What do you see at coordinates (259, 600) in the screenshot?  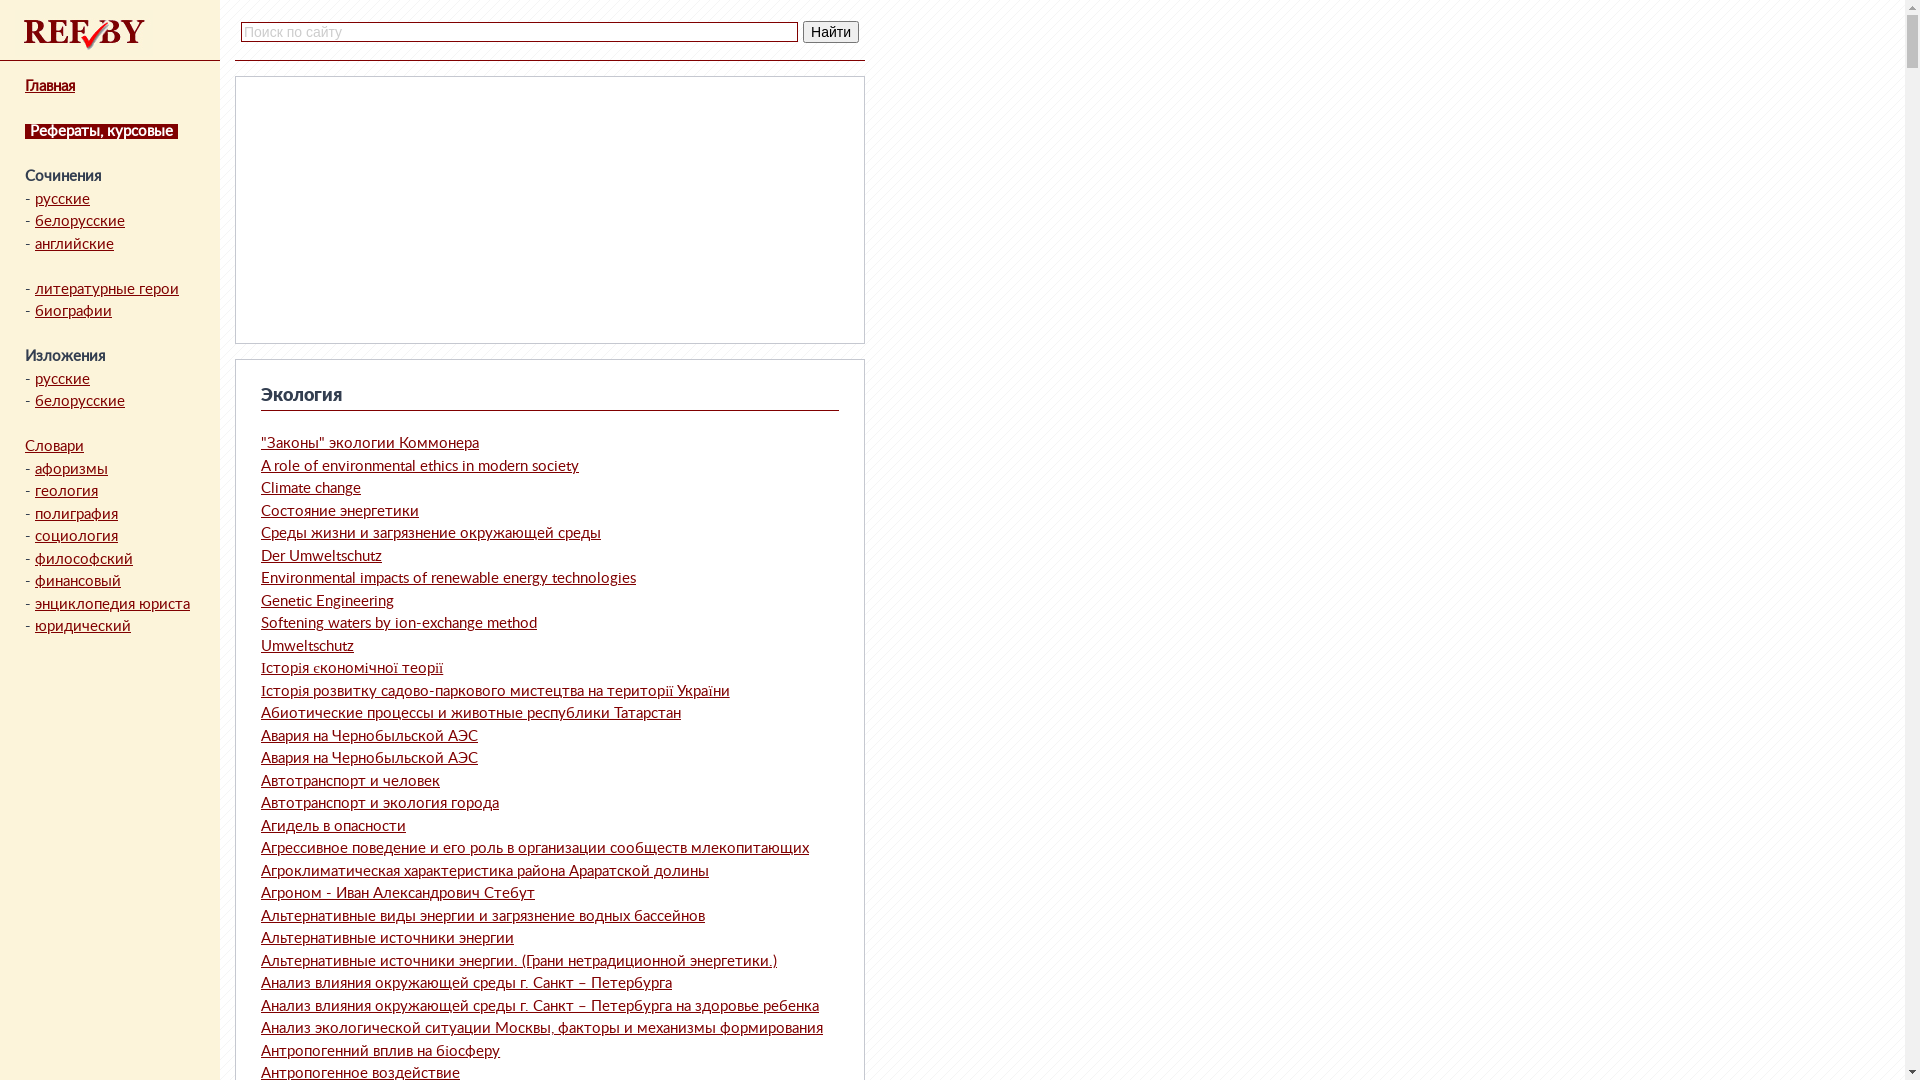 I see `'Genetic Engineering'` at bounding box center [259, 600].